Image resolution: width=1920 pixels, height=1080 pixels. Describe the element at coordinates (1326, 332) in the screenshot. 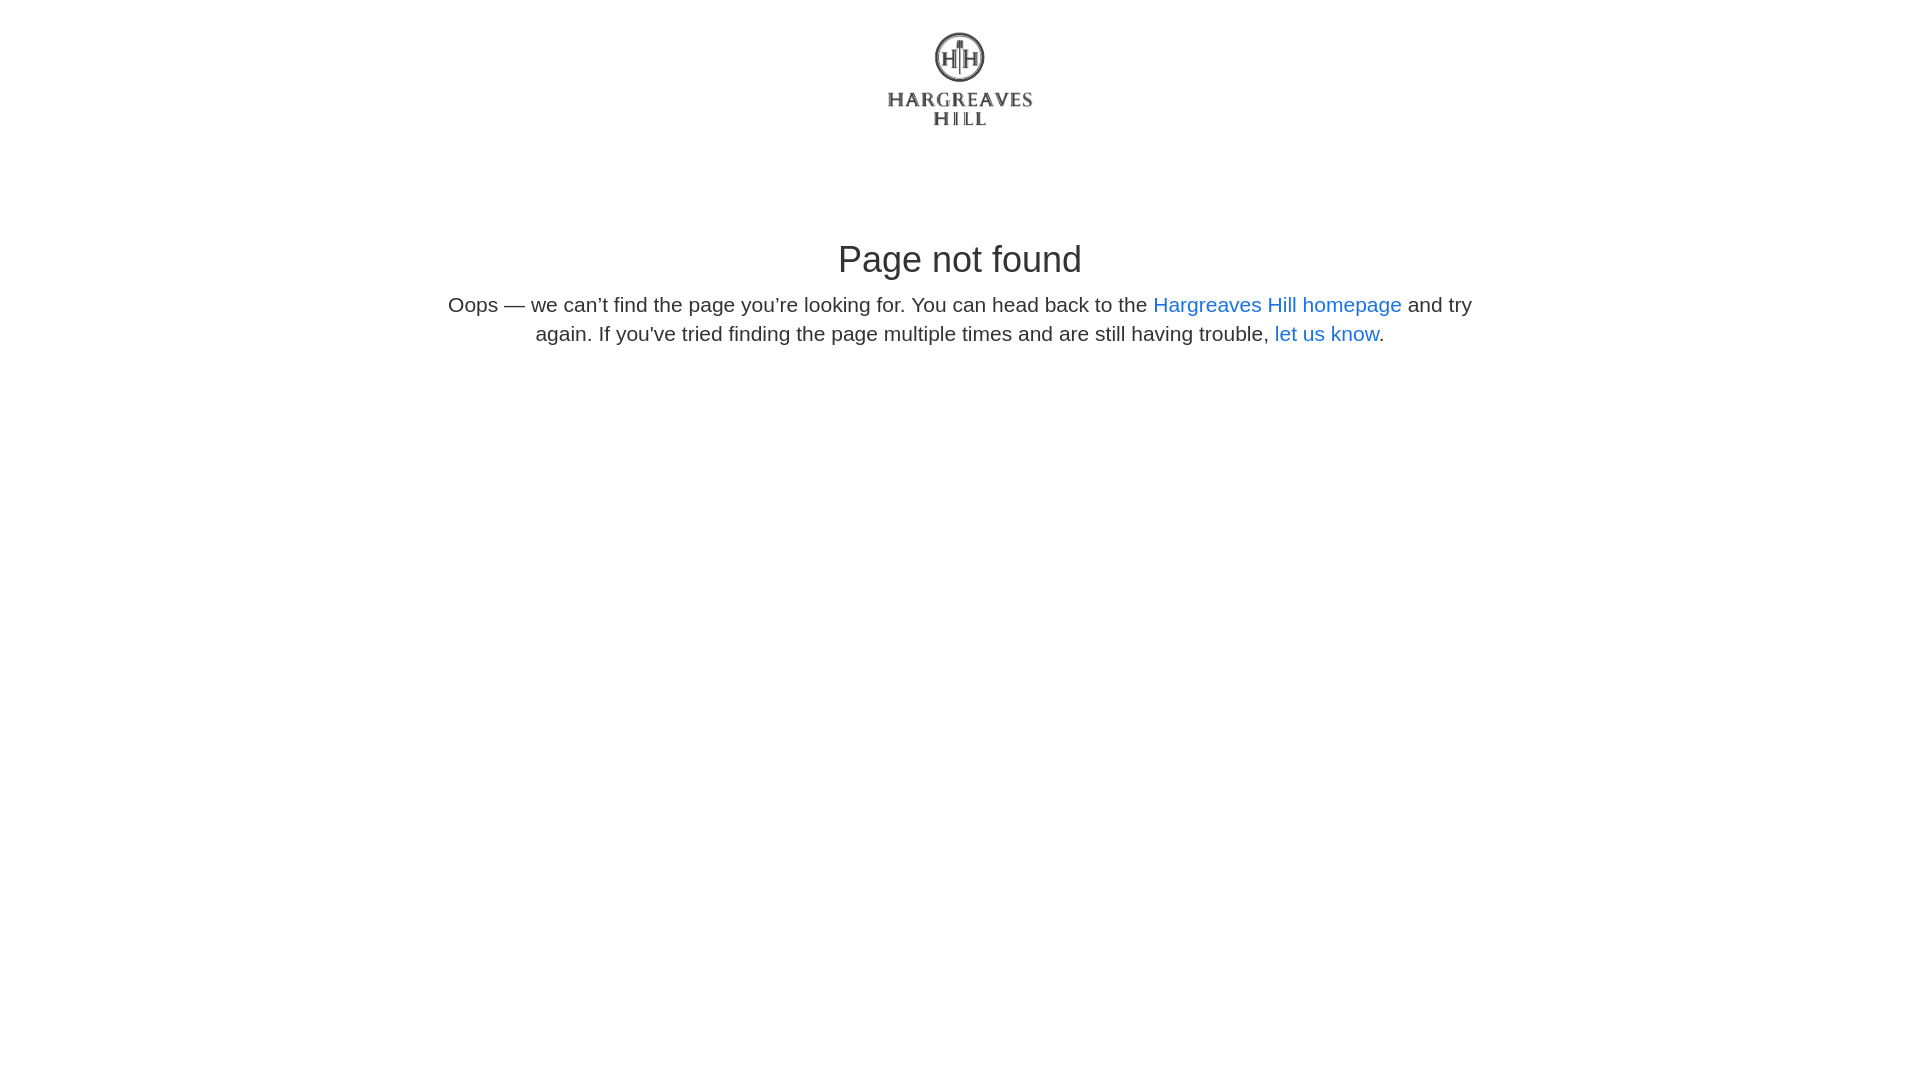

I see `'let us know'` at that location.